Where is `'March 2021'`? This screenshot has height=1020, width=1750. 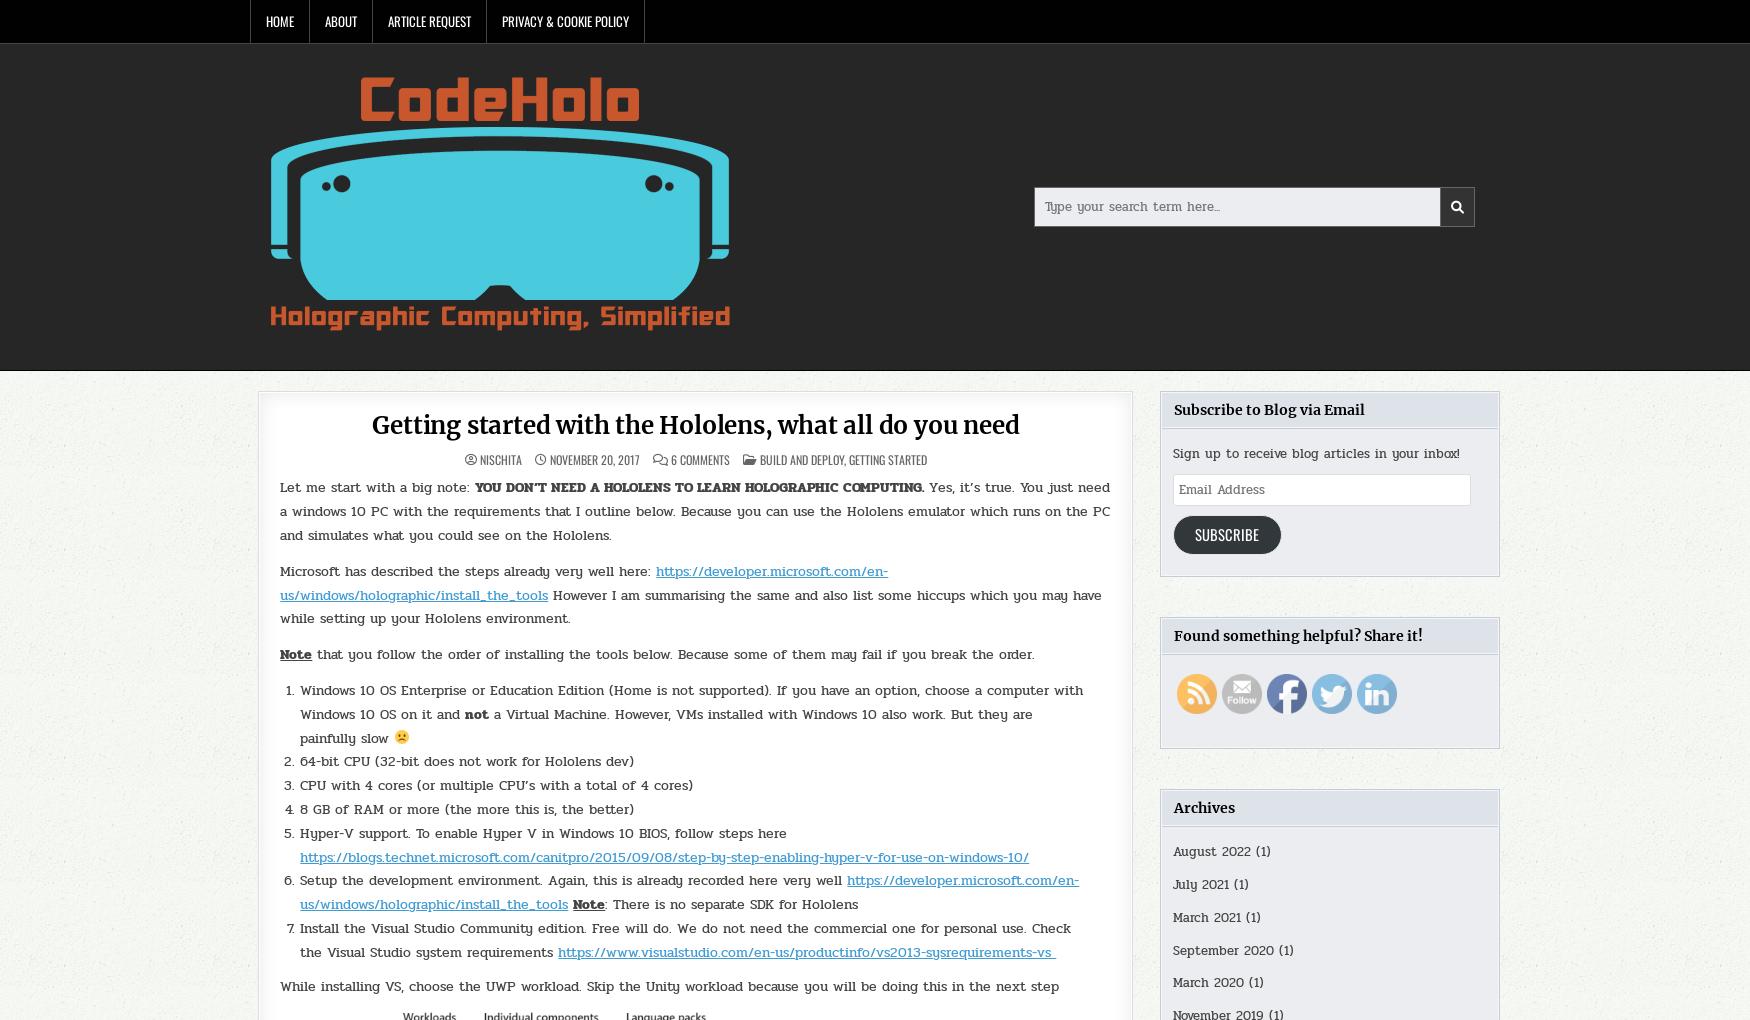 'March 2021' is located at coordinates (1205, 916).